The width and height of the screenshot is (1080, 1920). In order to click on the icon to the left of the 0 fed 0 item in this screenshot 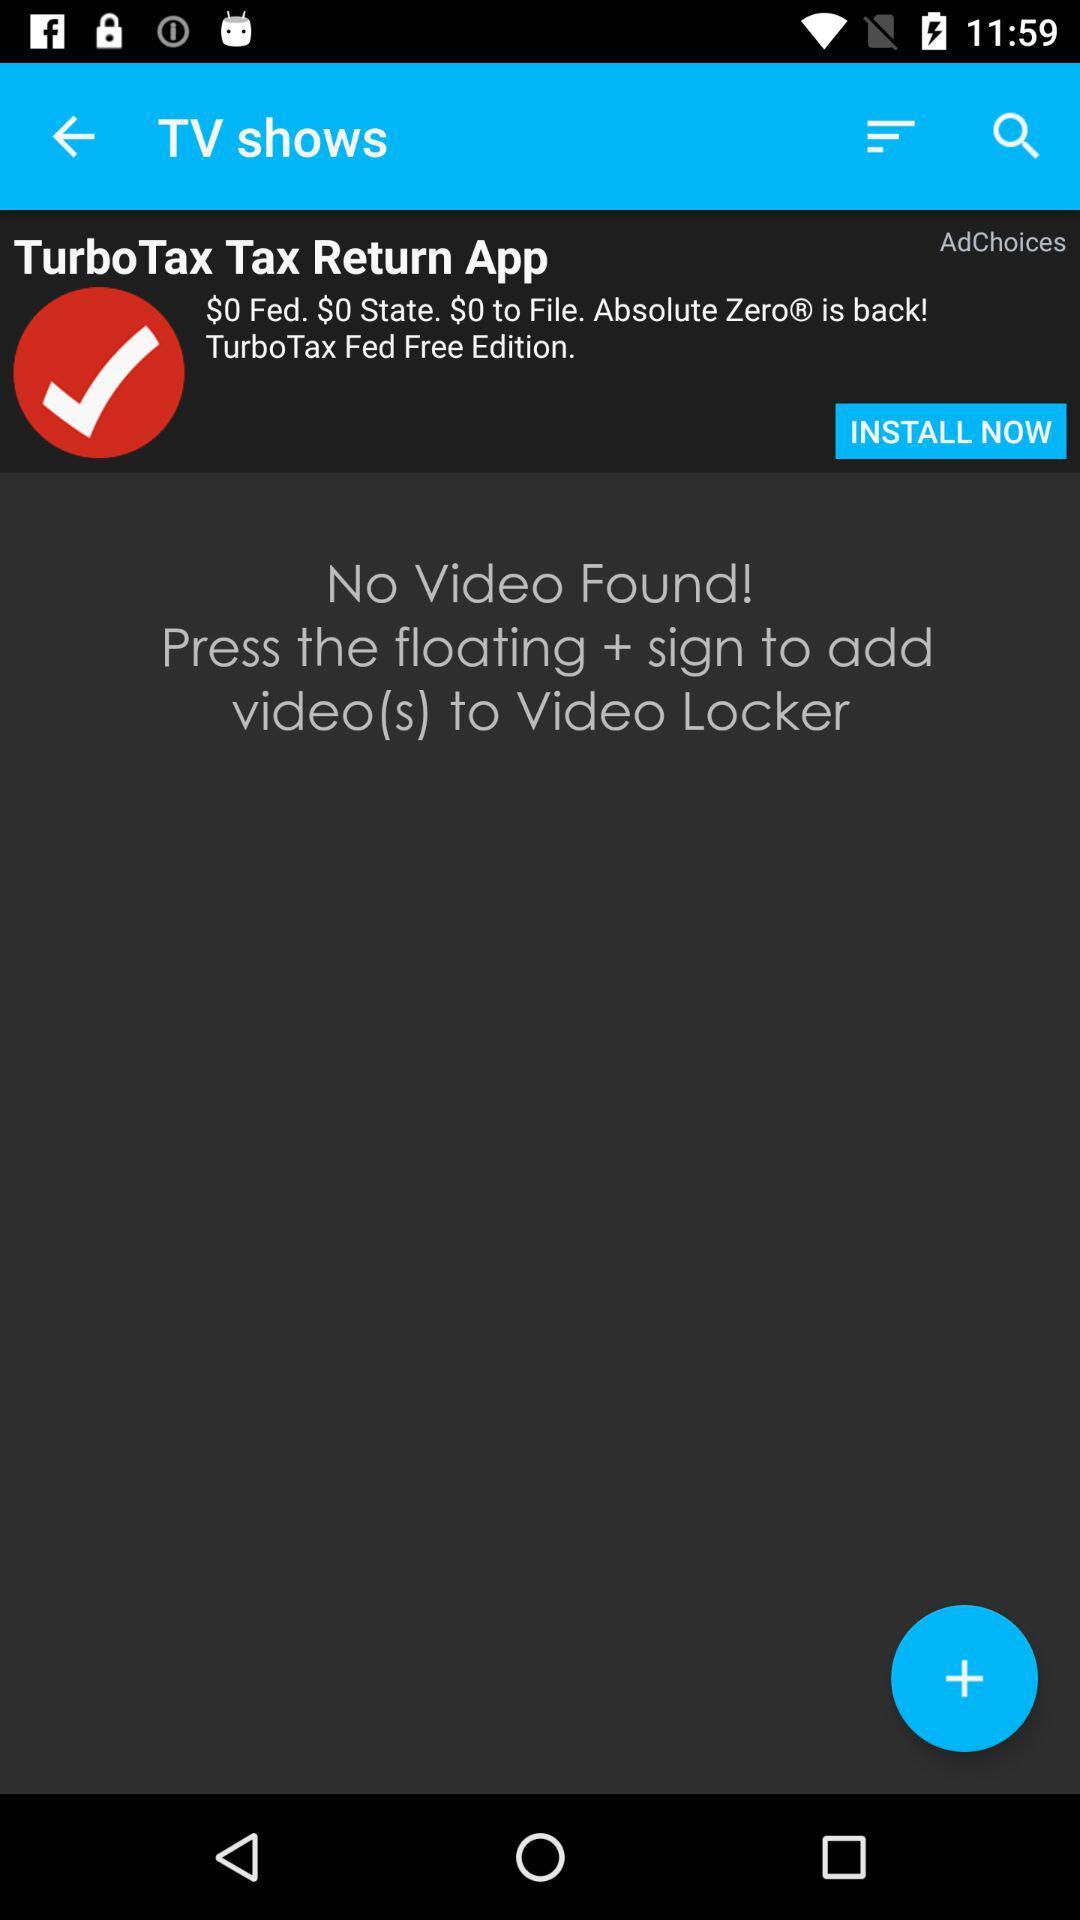, I will do `click(99, 372)`.